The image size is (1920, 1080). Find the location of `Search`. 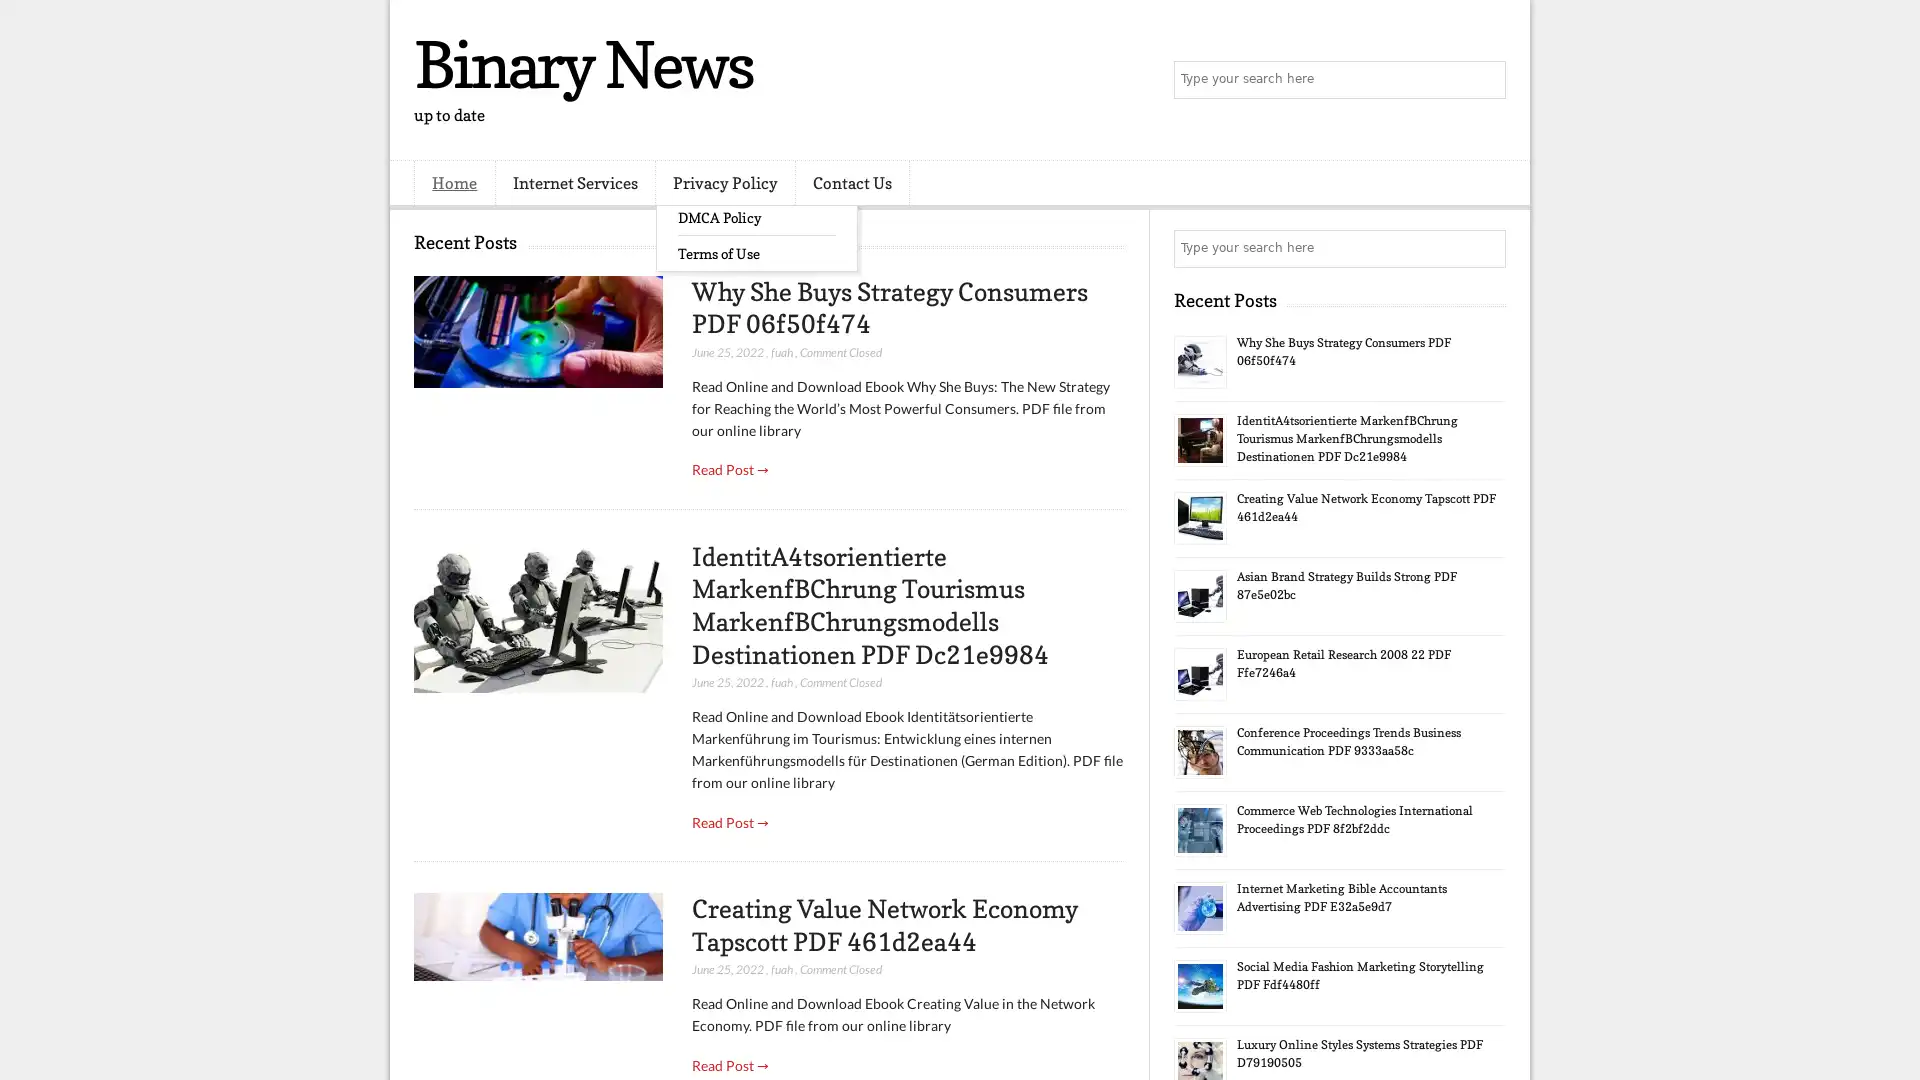

Search is located at coordinates (1485, 248).